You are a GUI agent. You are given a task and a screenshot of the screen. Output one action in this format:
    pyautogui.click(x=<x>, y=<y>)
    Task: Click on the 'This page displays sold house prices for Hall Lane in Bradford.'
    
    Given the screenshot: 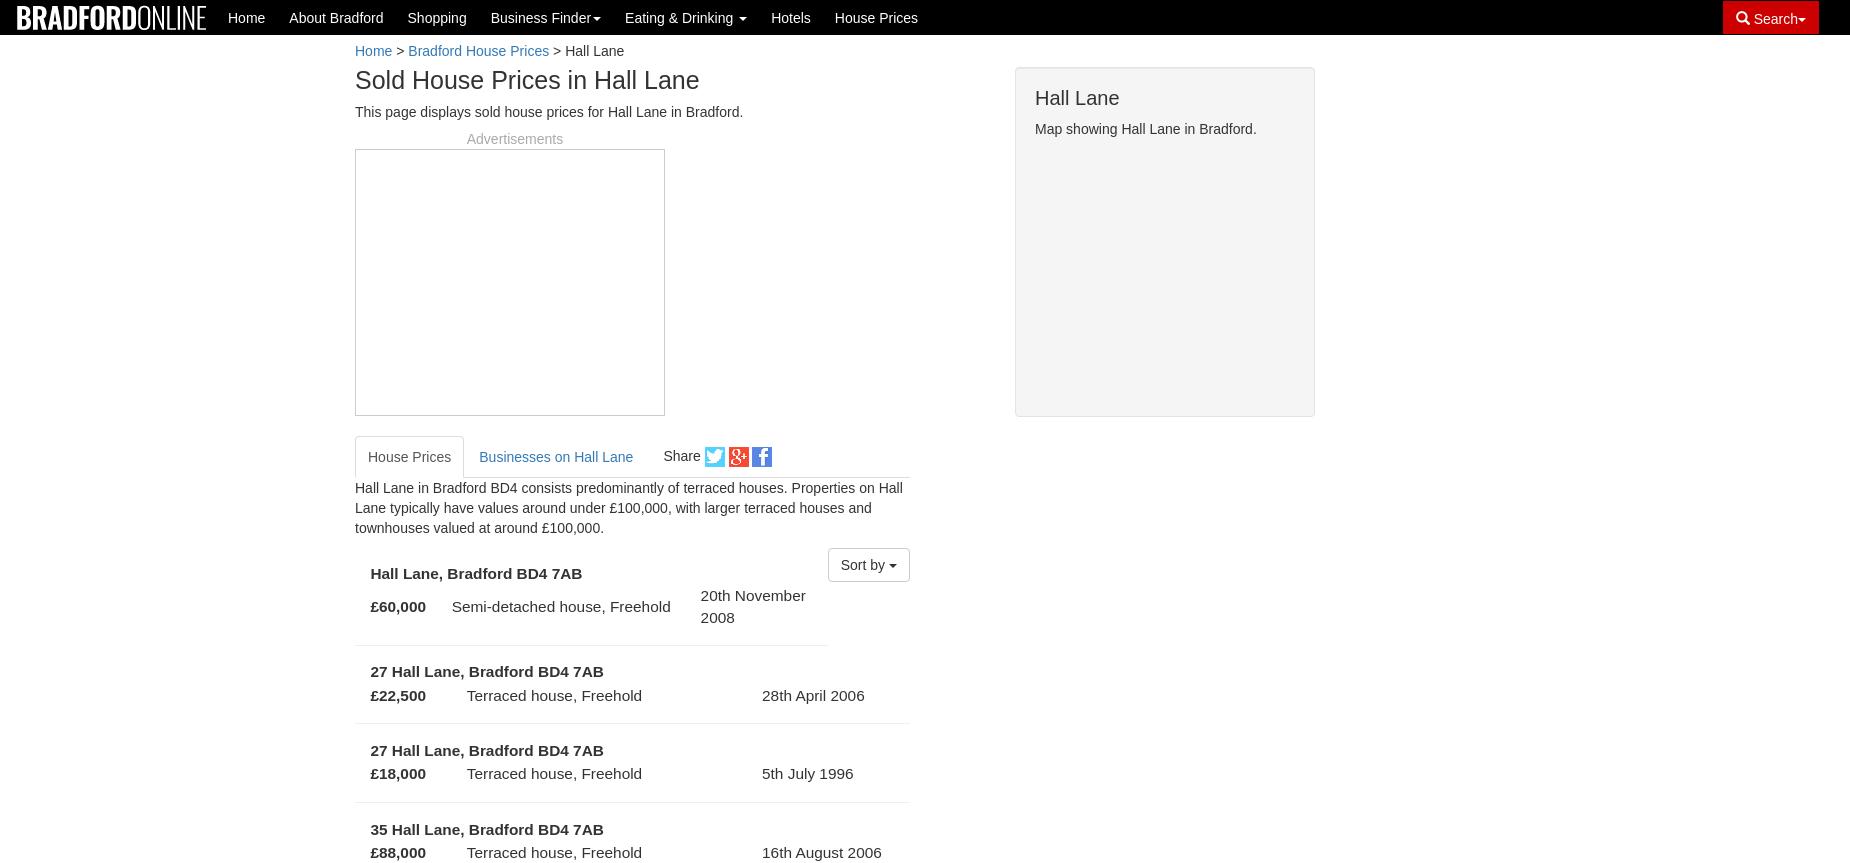 What is the action you would take?
    pyautogui.click(x=549, y=109)
    